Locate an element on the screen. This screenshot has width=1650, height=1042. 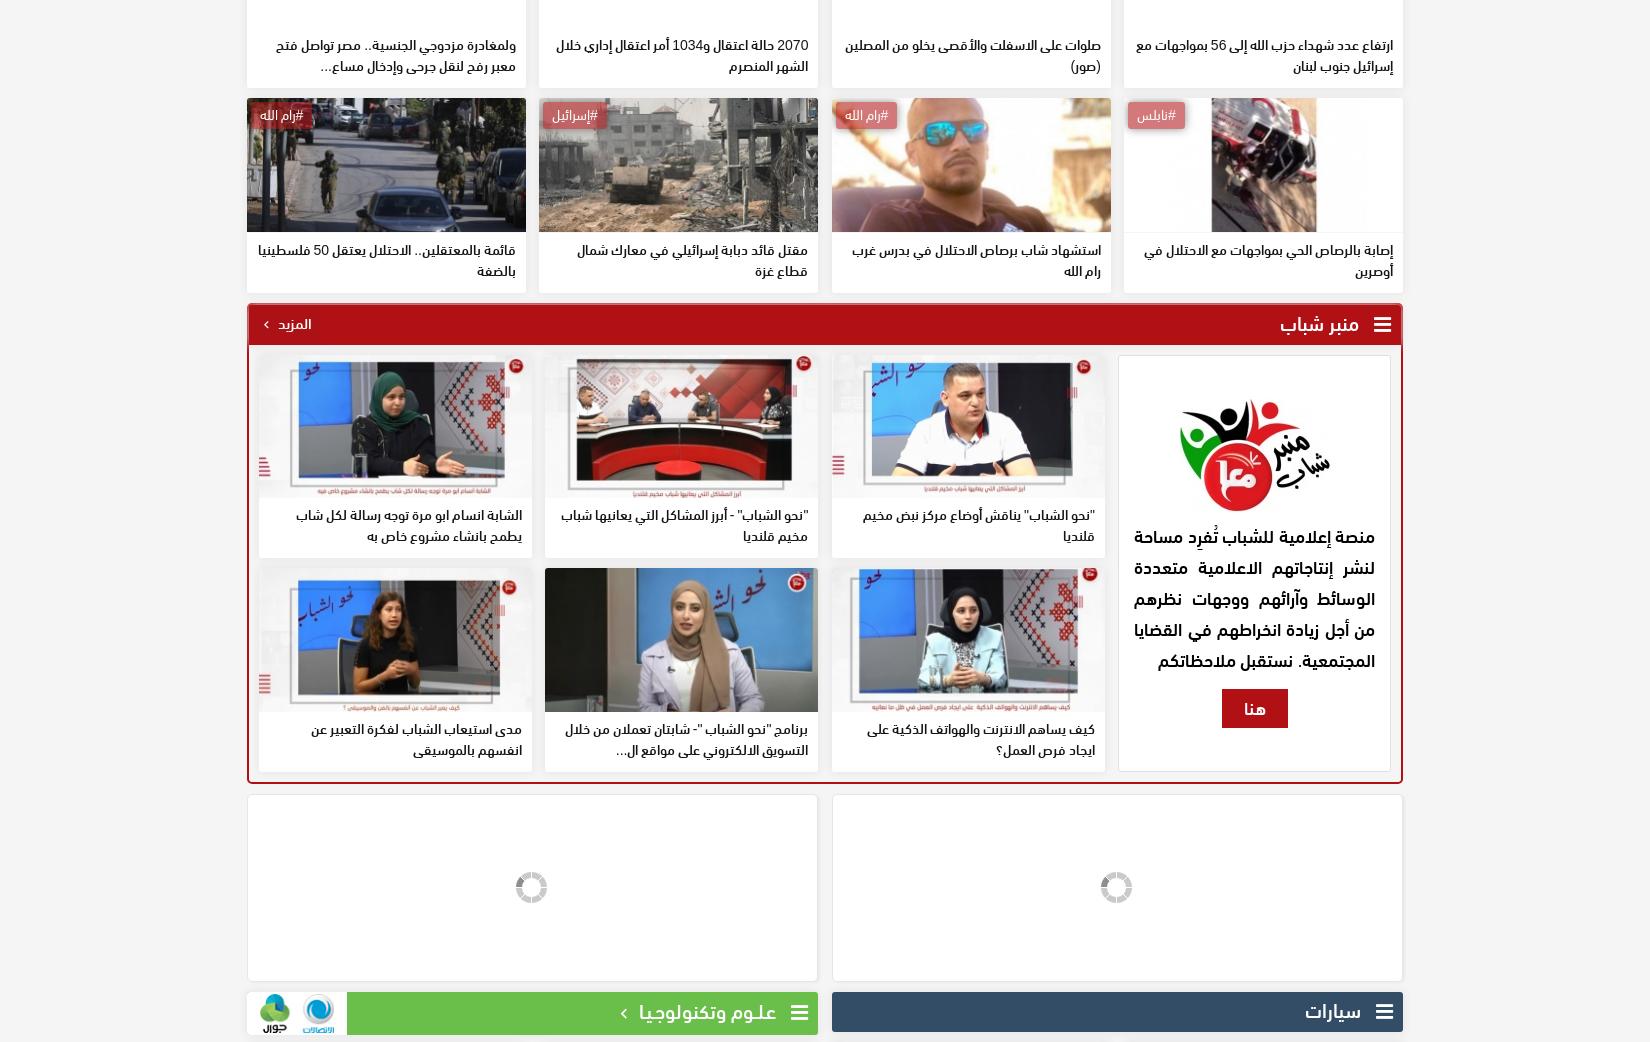
'برنامج "نحو الشباب "- شابتان تعملان من خلال التسويق الالكتروني على مواقع ال...' is located at coordinates (685, 881).